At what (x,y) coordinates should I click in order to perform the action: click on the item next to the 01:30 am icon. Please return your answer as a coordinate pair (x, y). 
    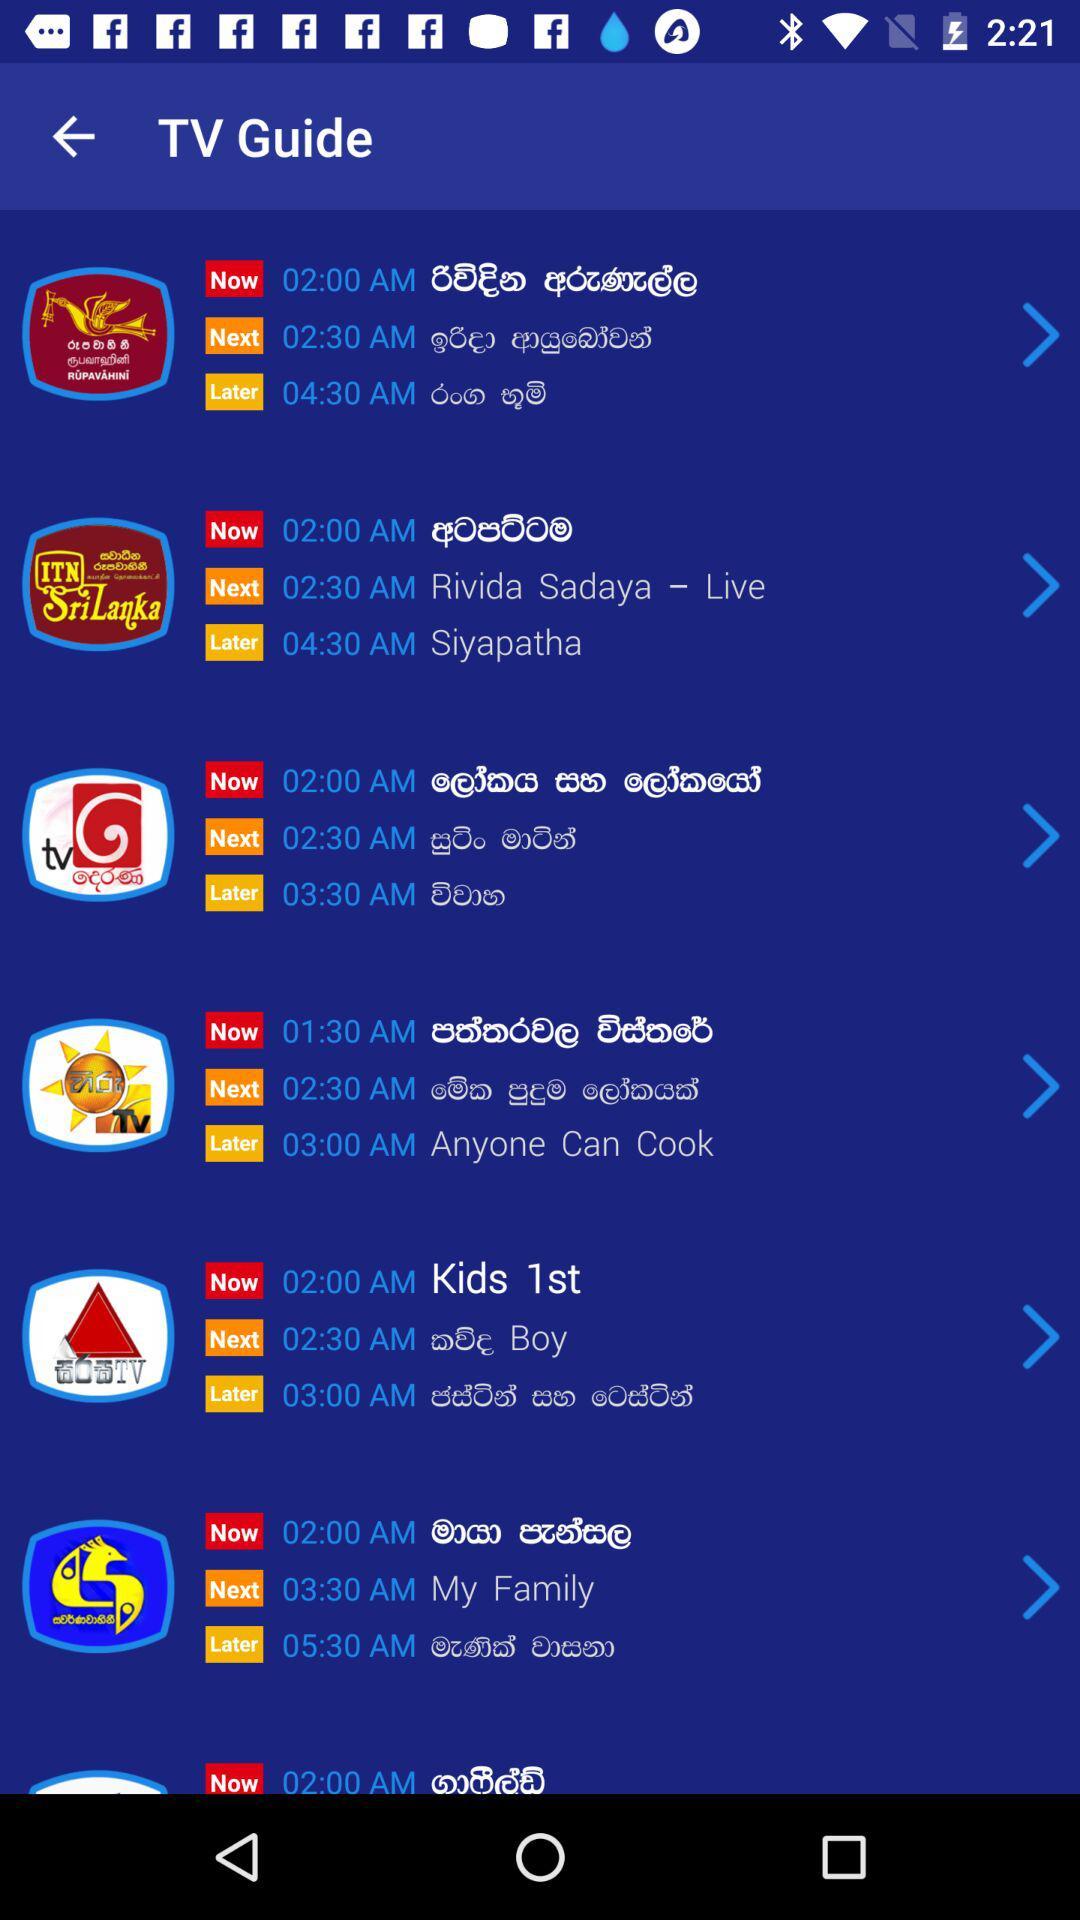
    Looking at the image, I should click on (714, 1030).